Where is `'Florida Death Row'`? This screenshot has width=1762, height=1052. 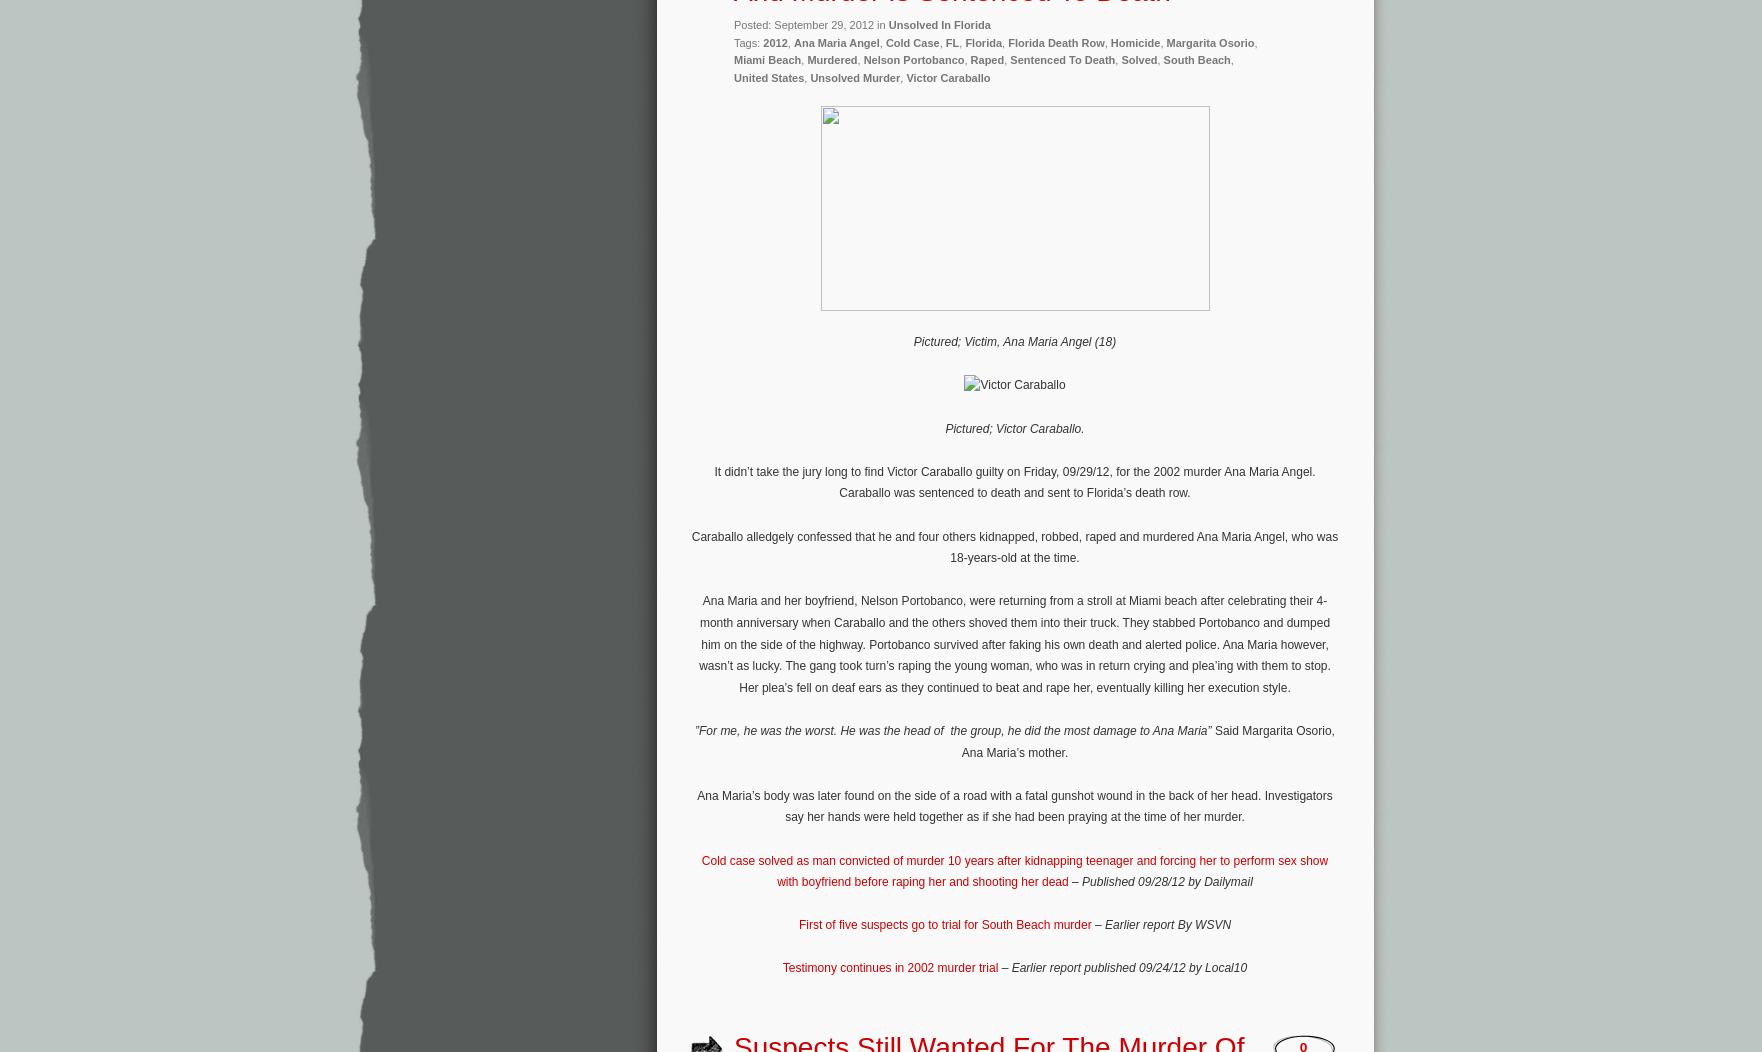
'Florida Death Row' is located at coordinates (1055, 41).